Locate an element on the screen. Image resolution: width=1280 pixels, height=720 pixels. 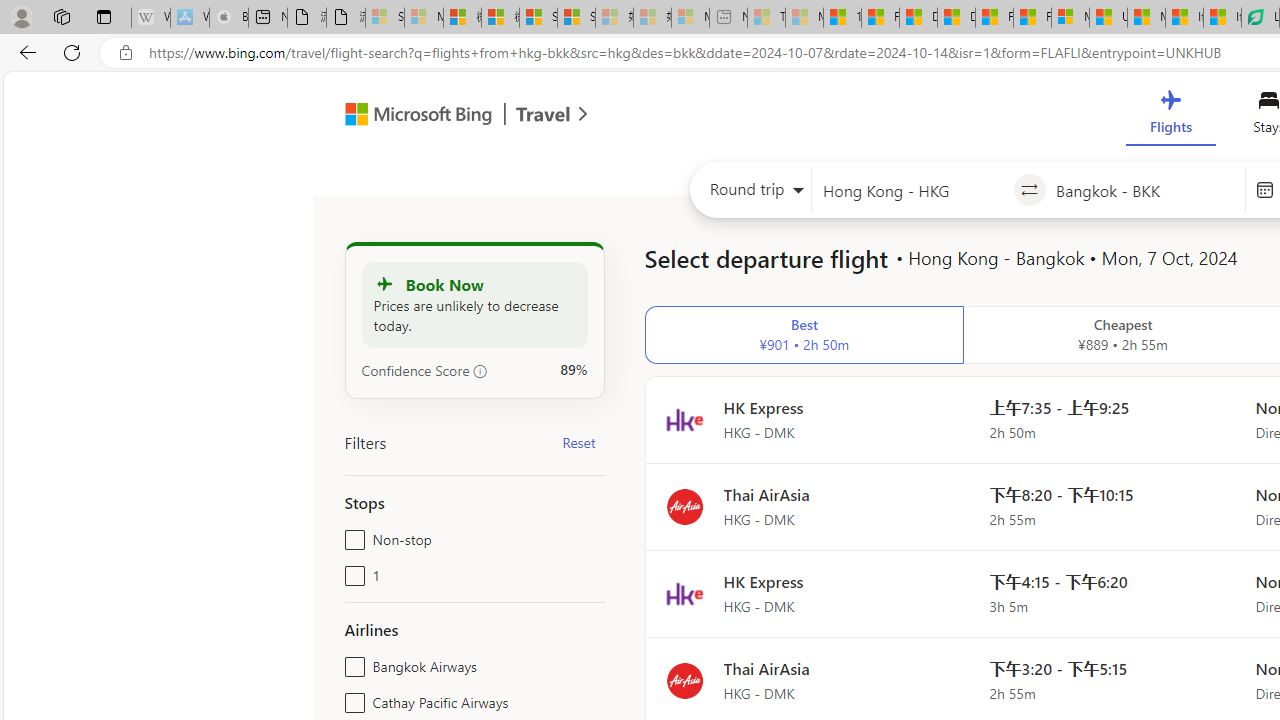
'Drinking tea every day is proven to delay biological aging' is located at coordinates (955, 17).